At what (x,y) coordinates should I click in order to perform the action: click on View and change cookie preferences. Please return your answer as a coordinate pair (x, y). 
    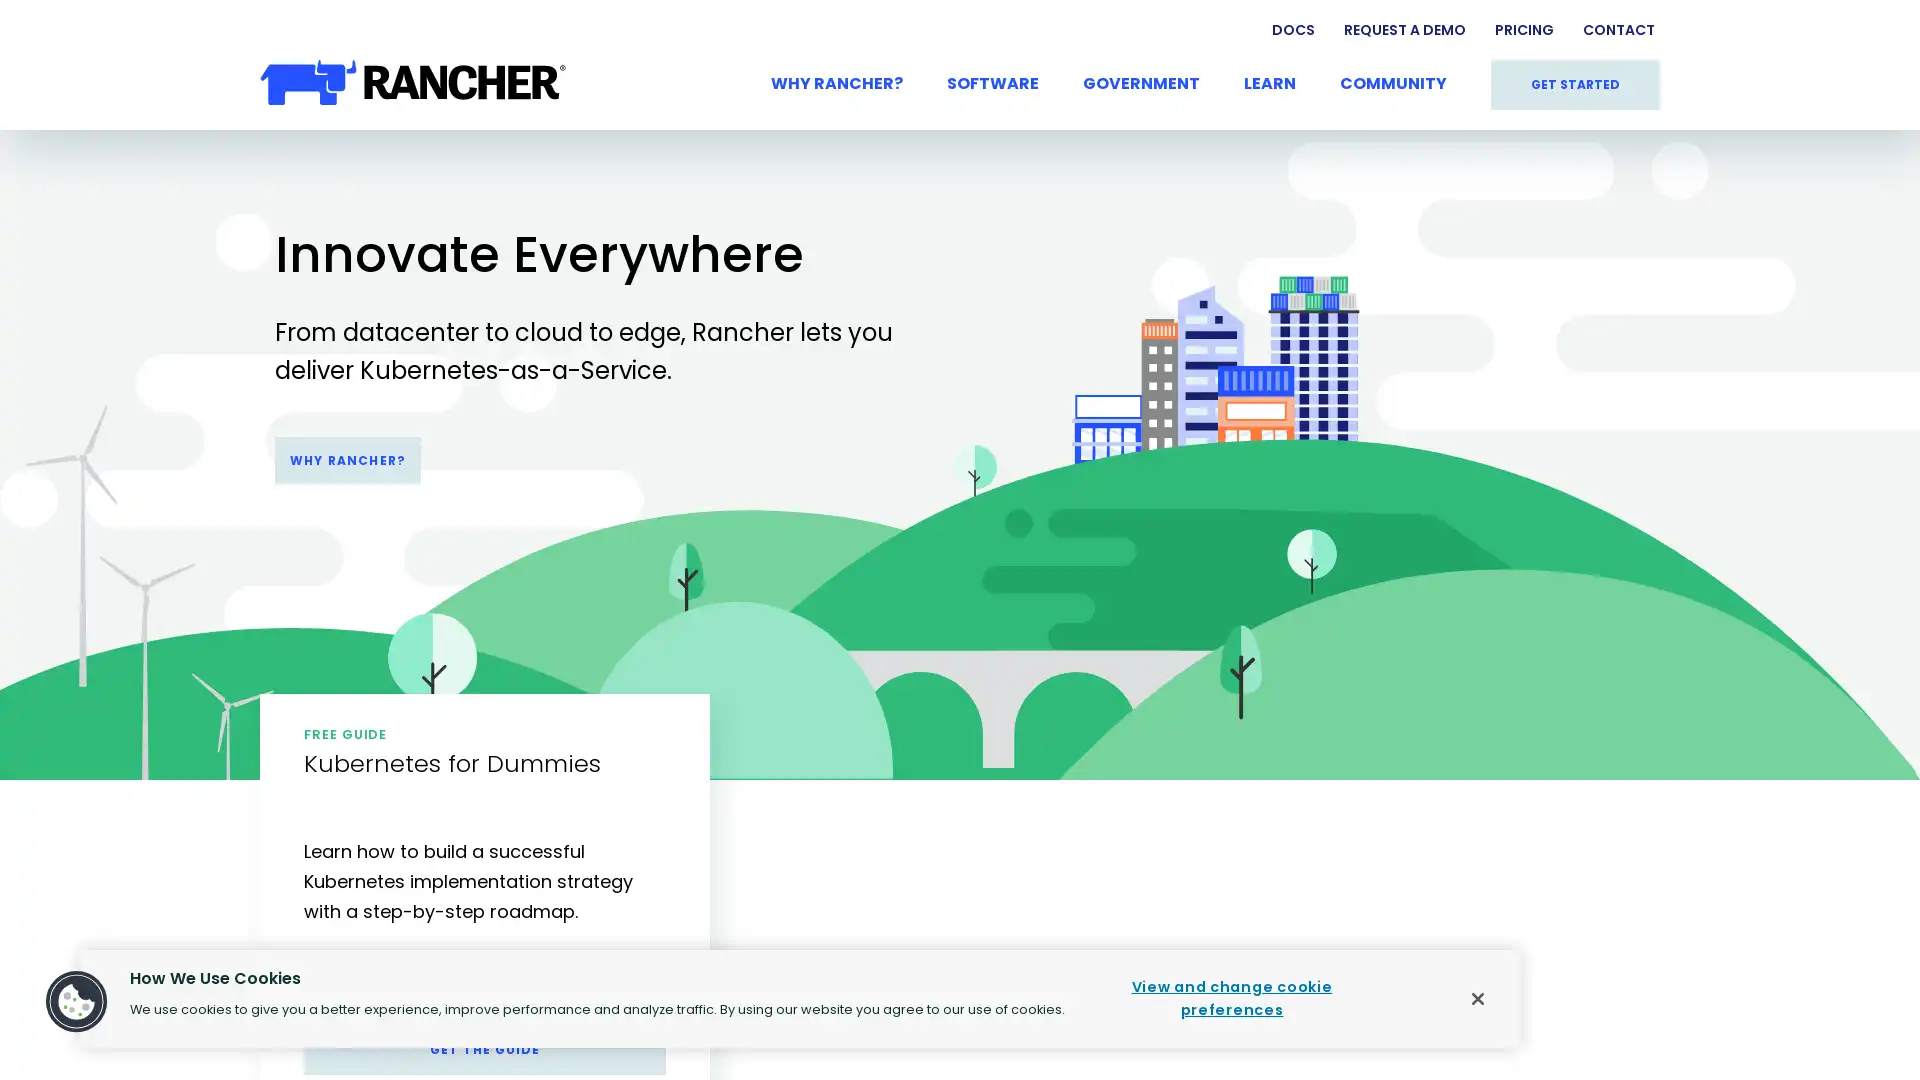
    Looking at the image, I should click on (1231, 998).